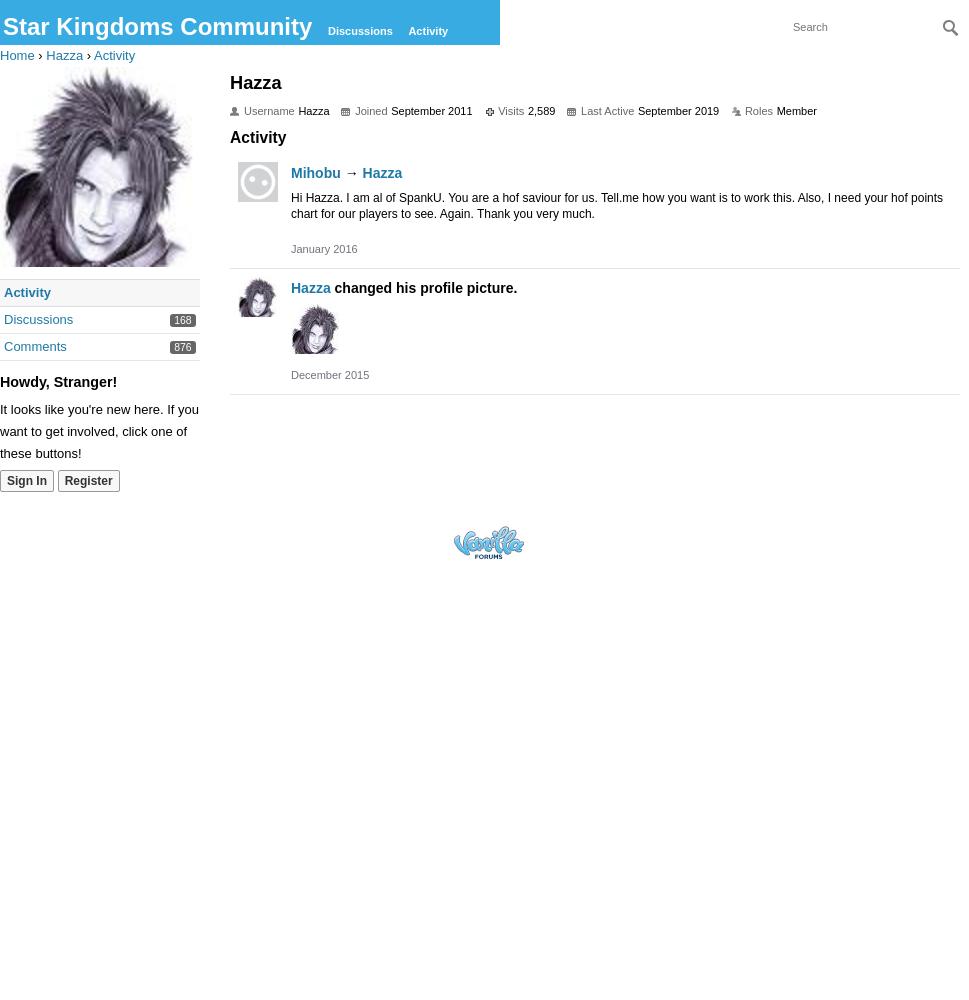 Image resolution: width=969 pixels, height=1000 pixels. Describe the element at coordinates (677, 110) in the screenshot. I see `'September 2019'` at that location.